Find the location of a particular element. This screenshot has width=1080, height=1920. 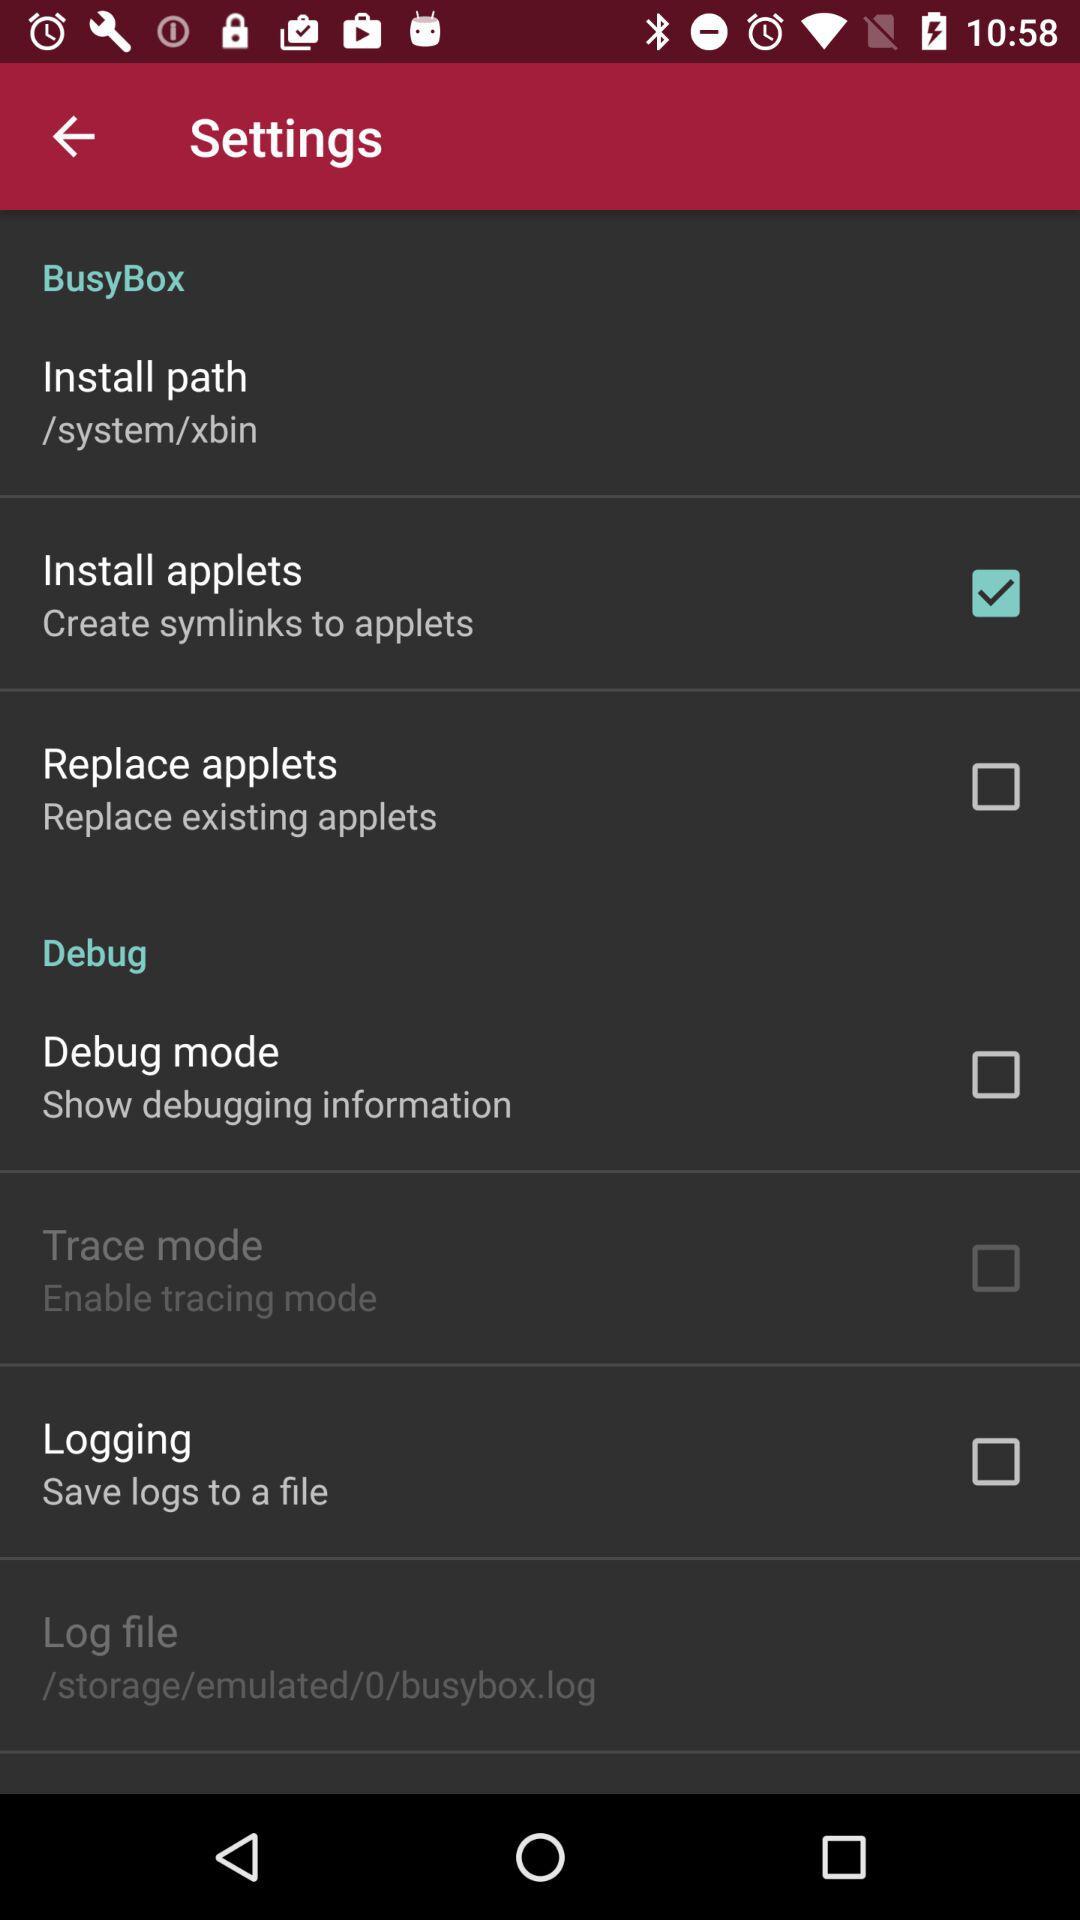

the item below logging item is located at coordinates (185, 1490).